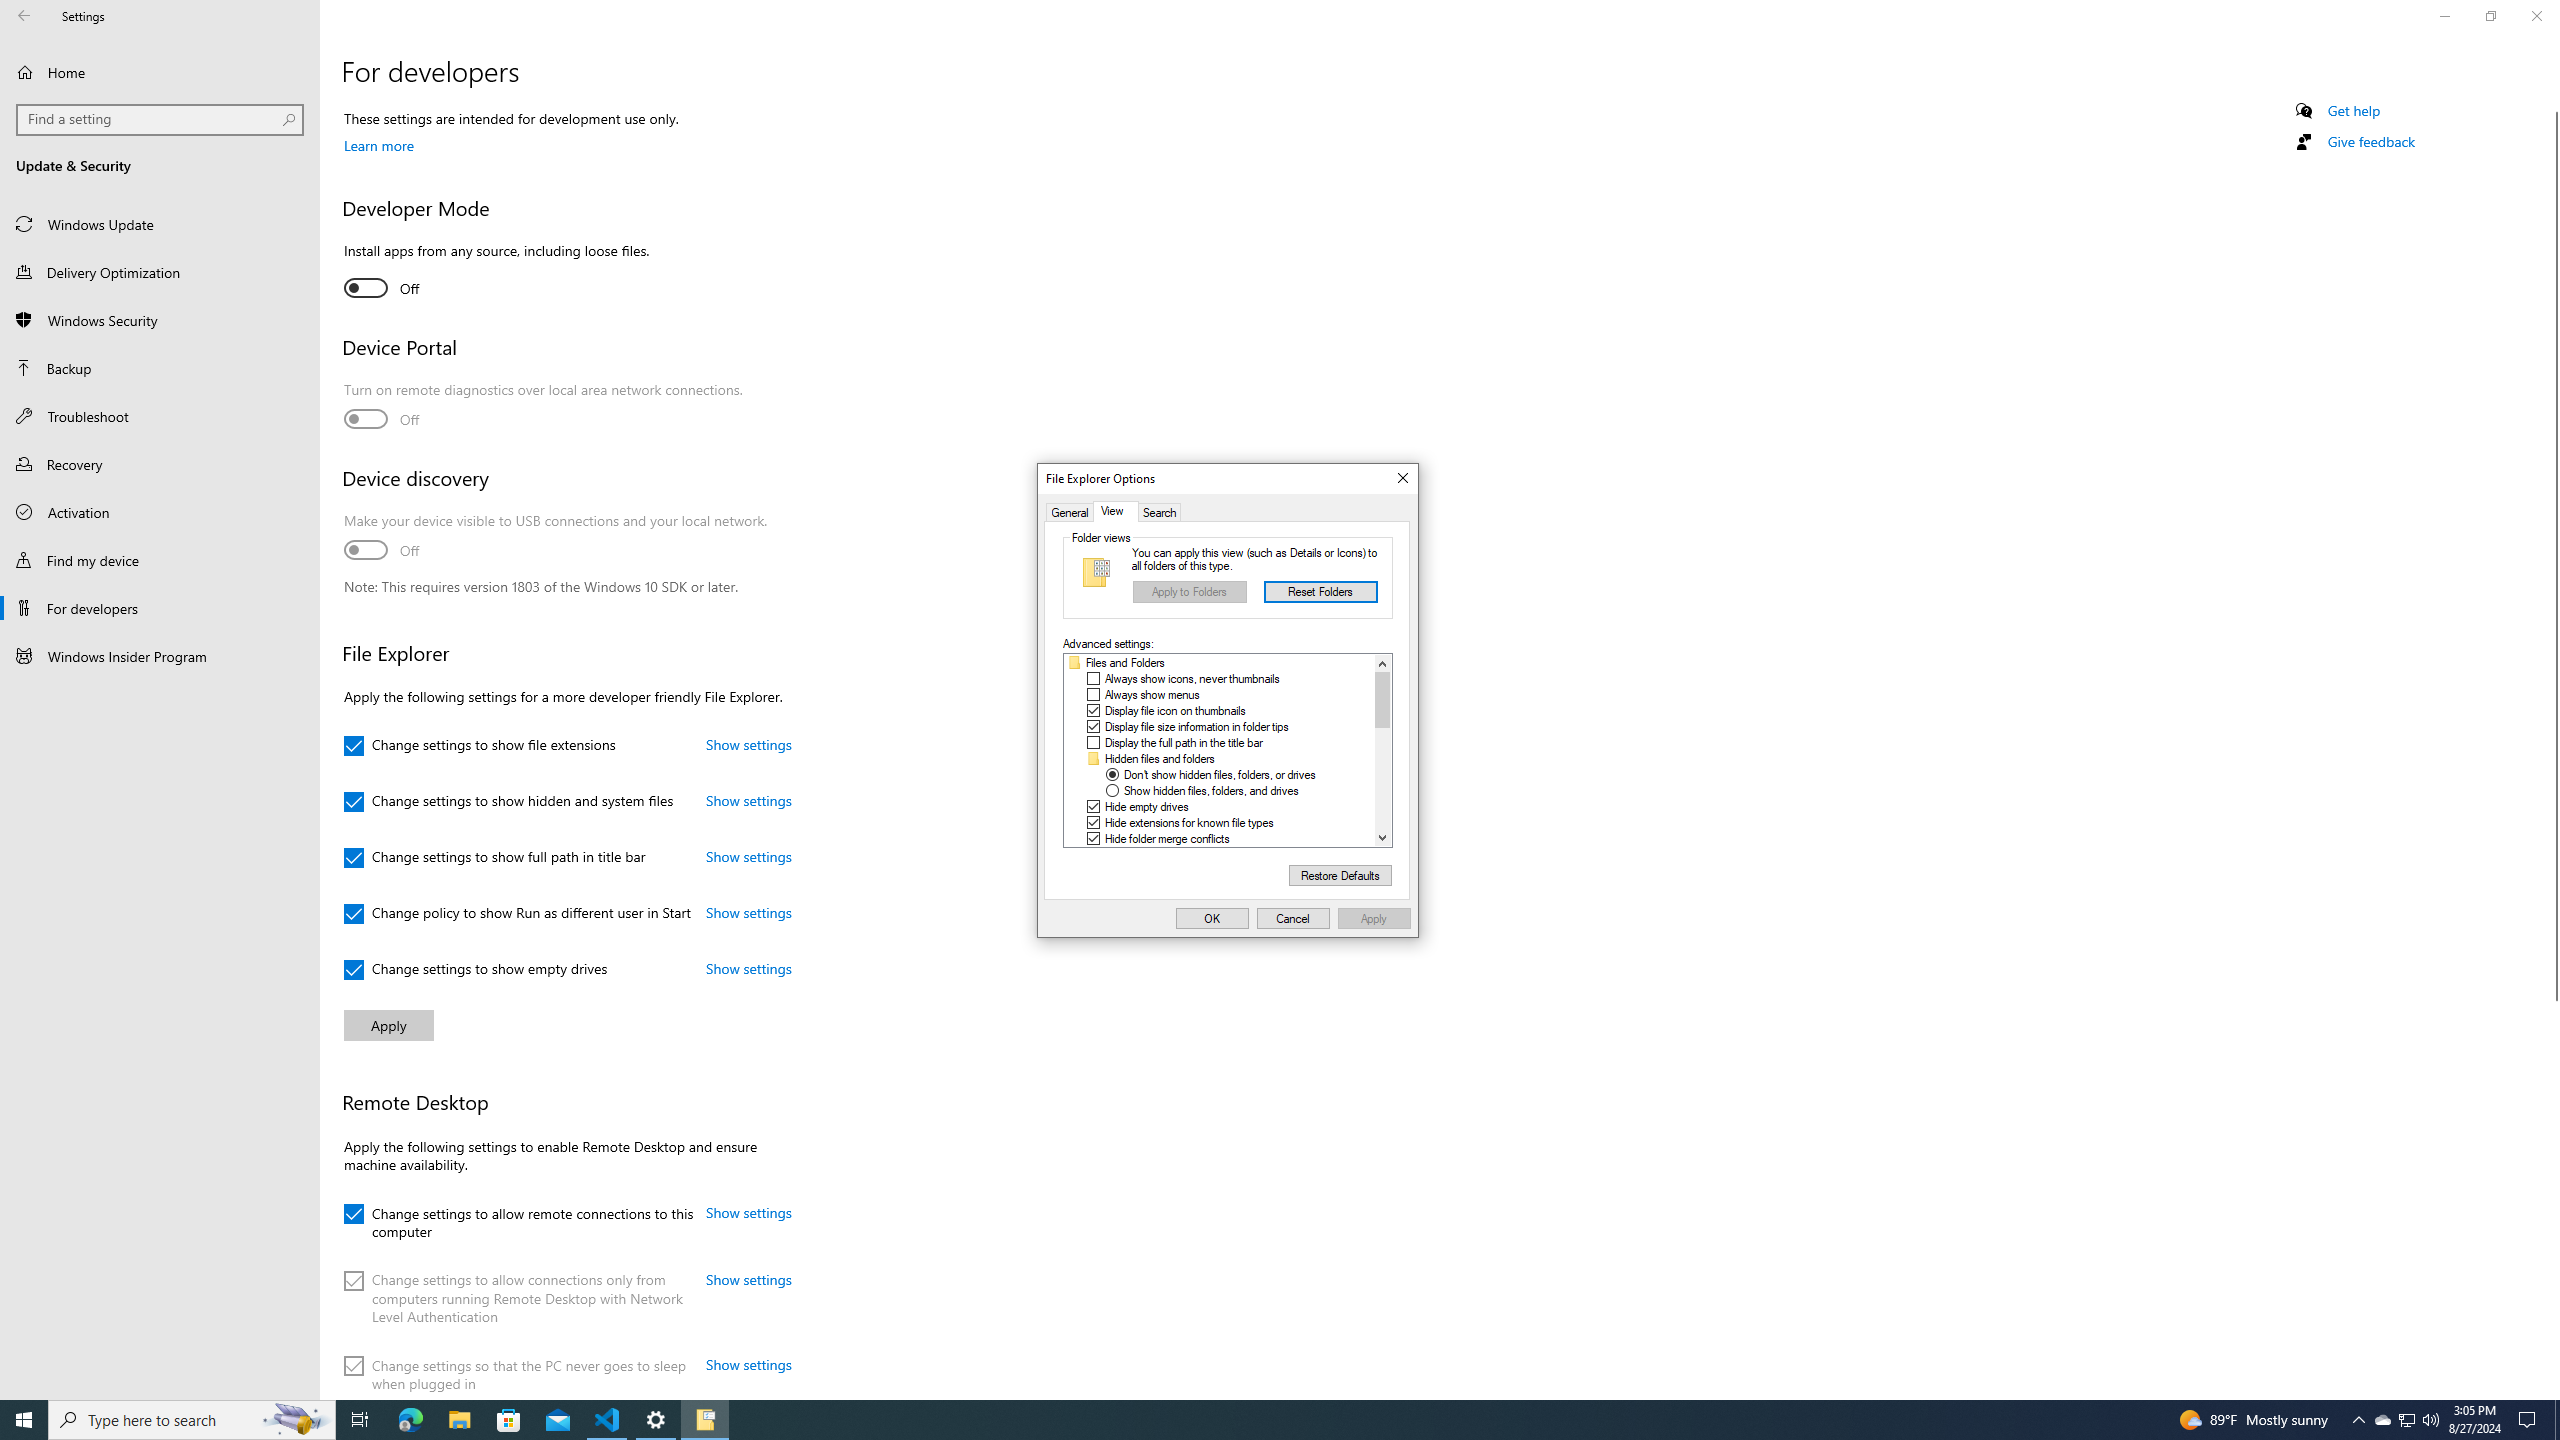 Image resolution: width=2560 pixels, height=1440 pixels. I want to click on 'File Explorer Options - 1 running window', so click(705, 1418).